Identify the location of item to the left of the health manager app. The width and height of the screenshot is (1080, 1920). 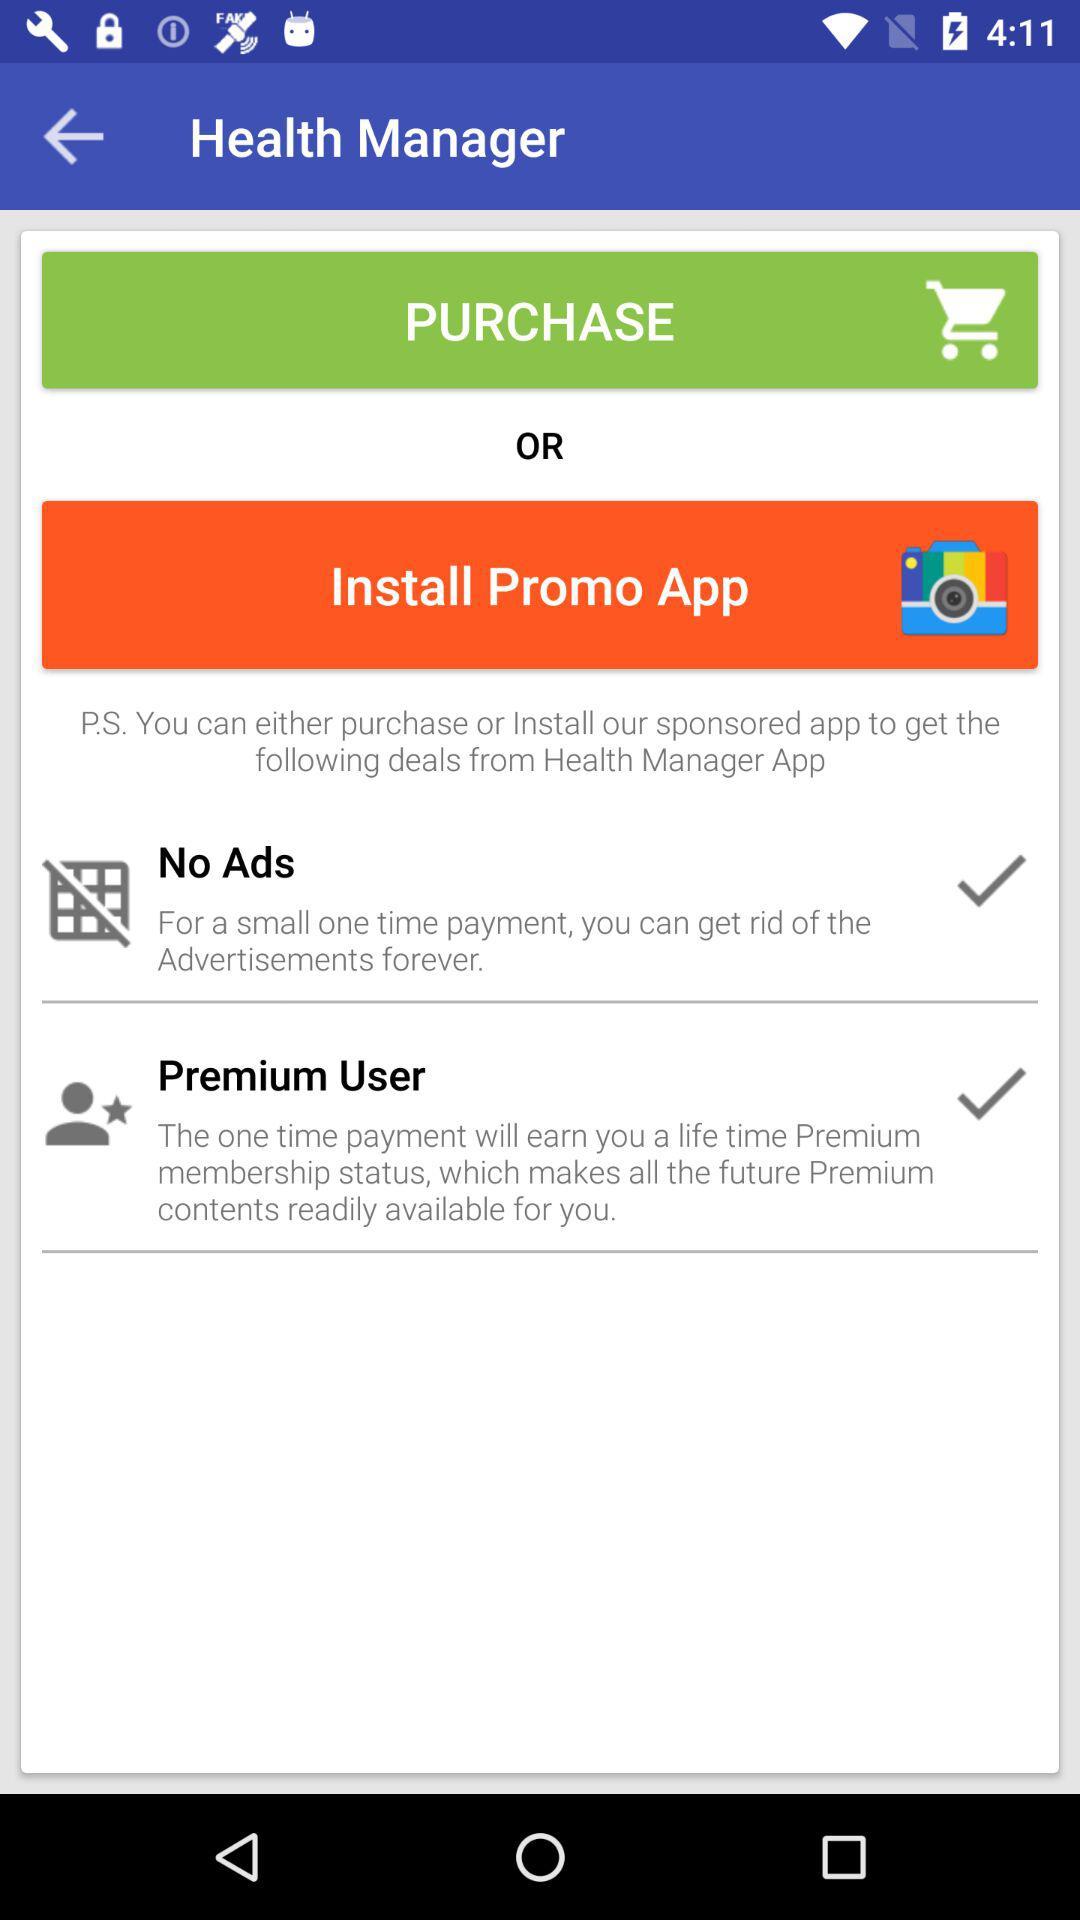
(72, 135).